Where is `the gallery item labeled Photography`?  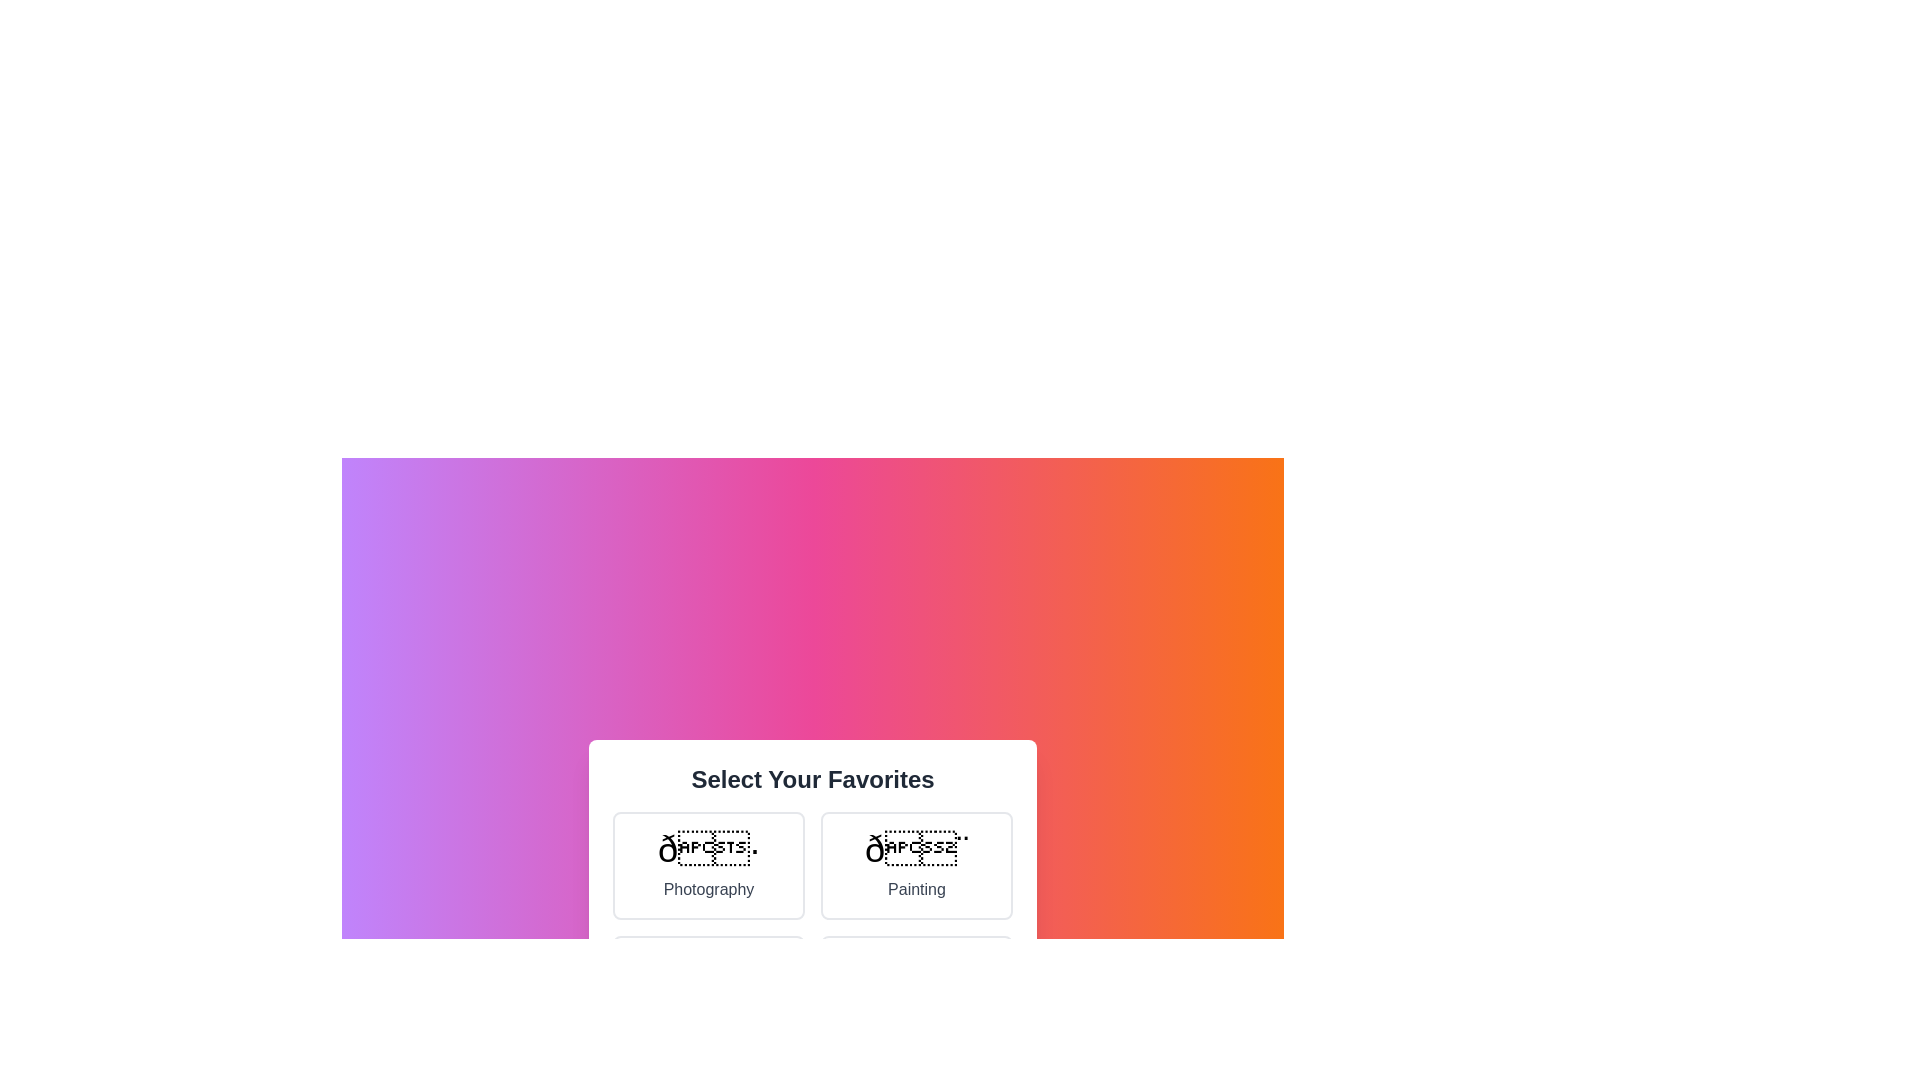
the gallery item labeled Photography is located at coordinates (709, 865).